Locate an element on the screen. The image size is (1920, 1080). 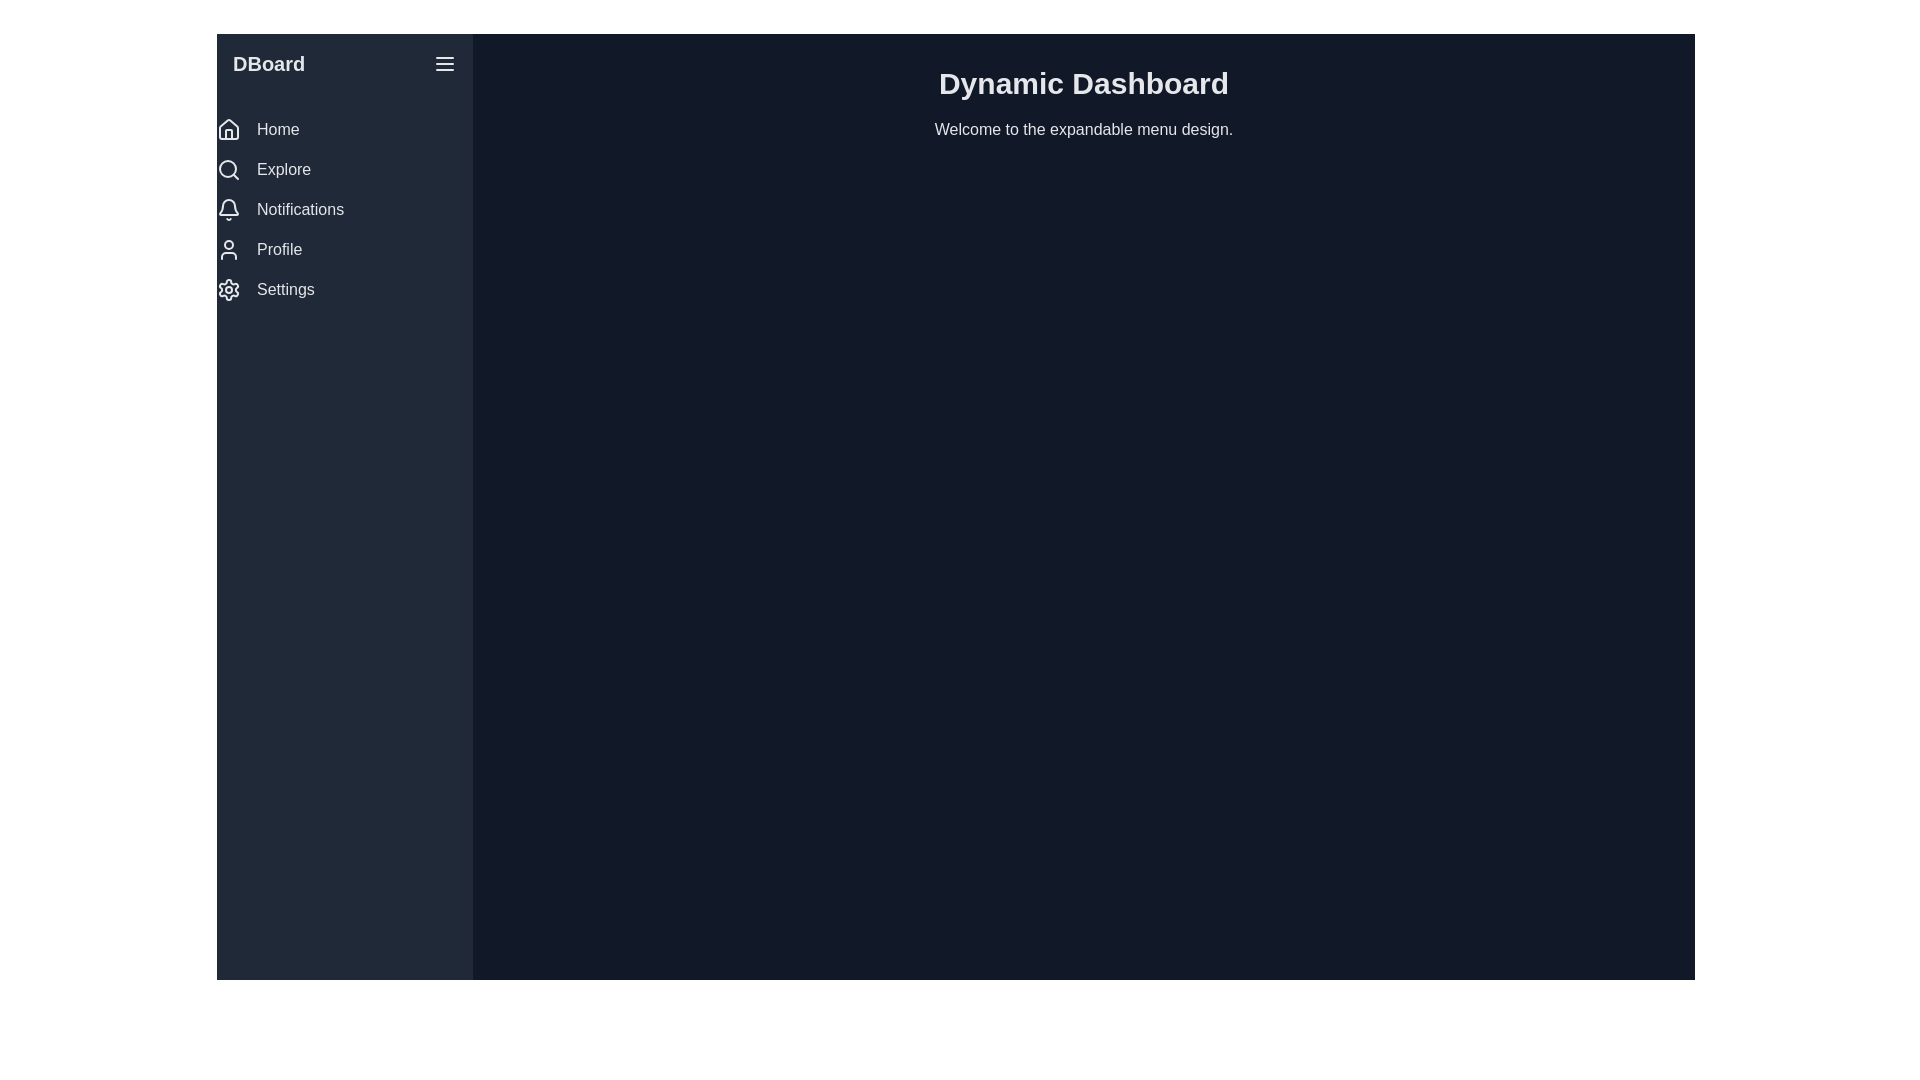
the 'Home' icon located at the top of the sidebar menu, which serves as a link to the home dashboard is located at coordinates (229, 128).